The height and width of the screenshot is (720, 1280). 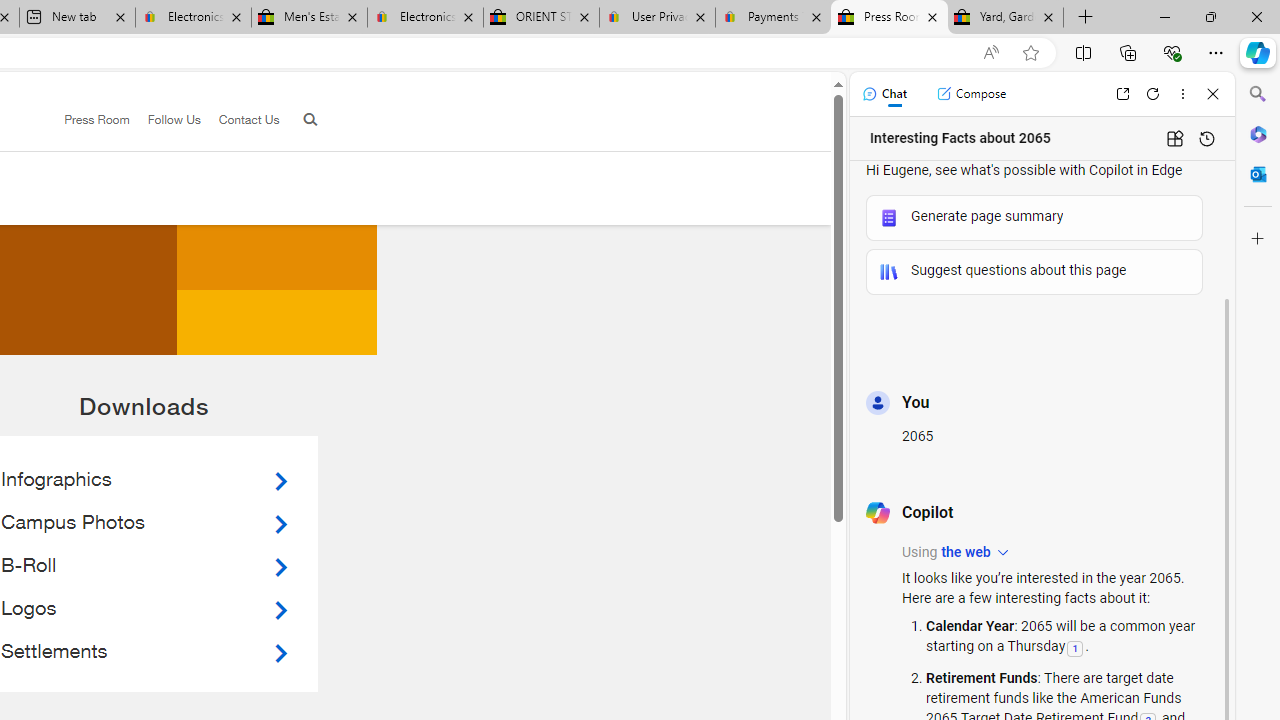 I want to click on 'Follow Us', so click(x=165, y=120).